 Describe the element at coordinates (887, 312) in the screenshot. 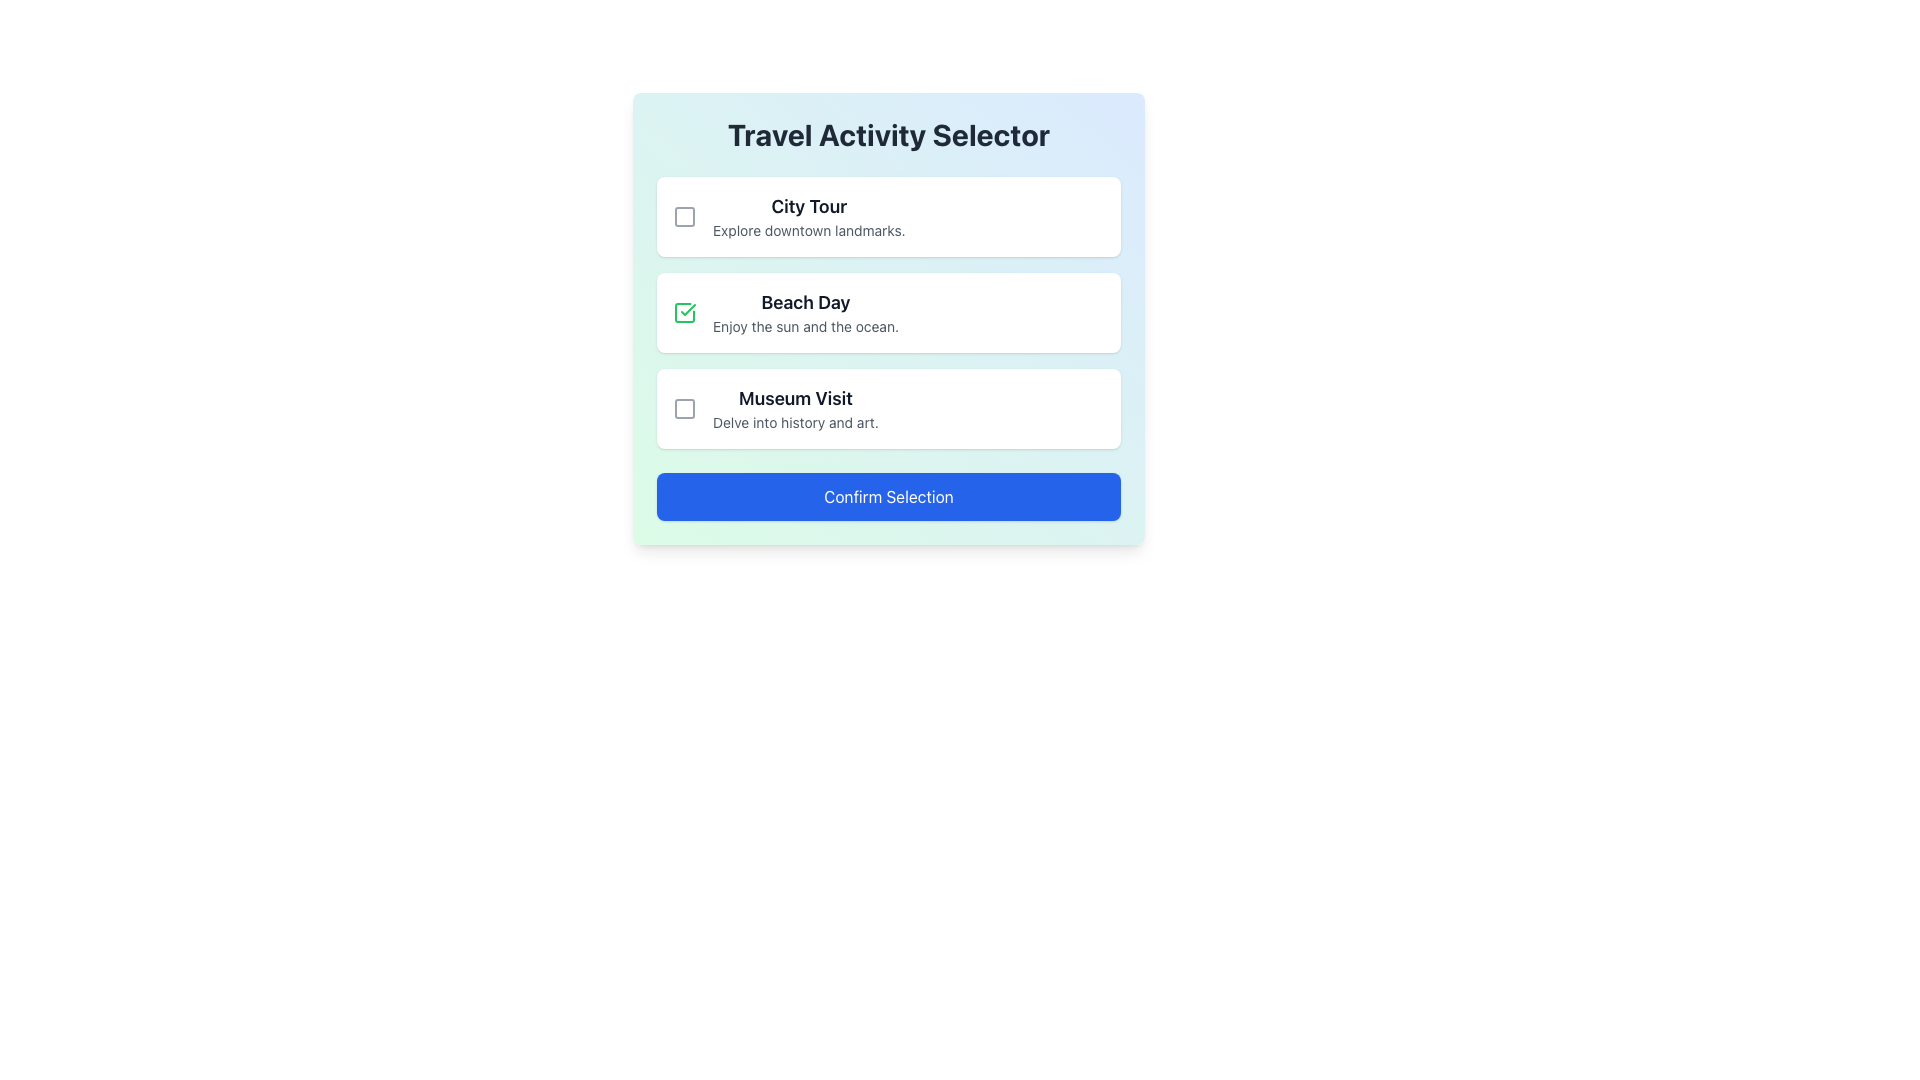

I see `the 'Beach Day' checkbox on the second card in the Travel Activity Selector section` at that location.